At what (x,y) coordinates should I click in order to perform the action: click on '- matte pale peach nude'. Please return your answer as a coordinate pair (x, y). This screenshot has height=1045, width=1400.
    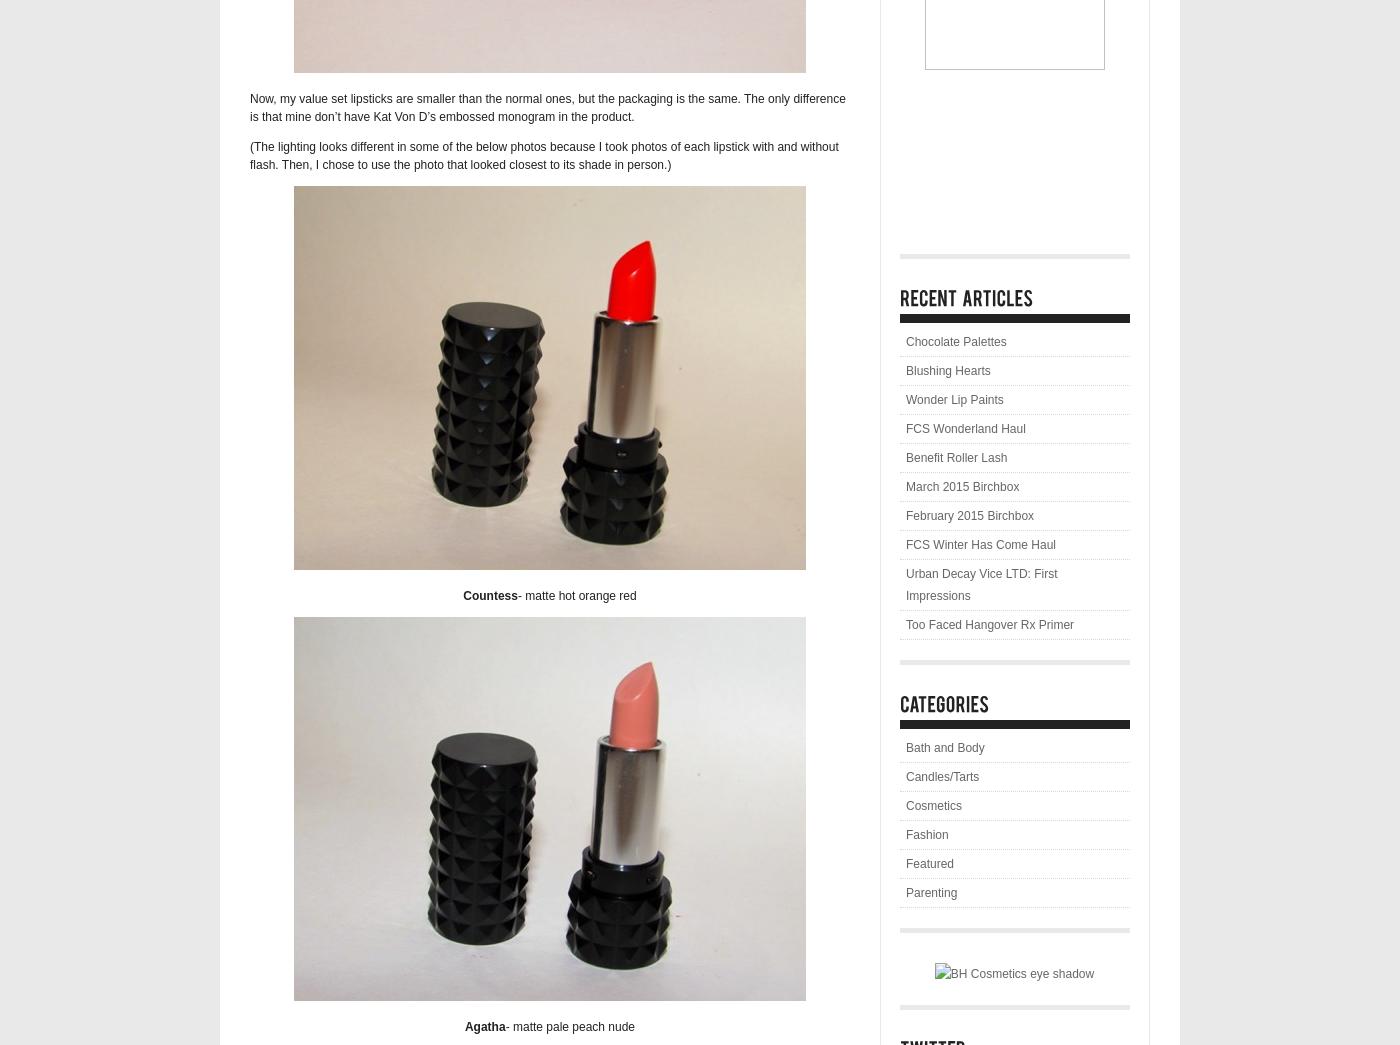
    Looking at the image, I should click on (569, 1027).